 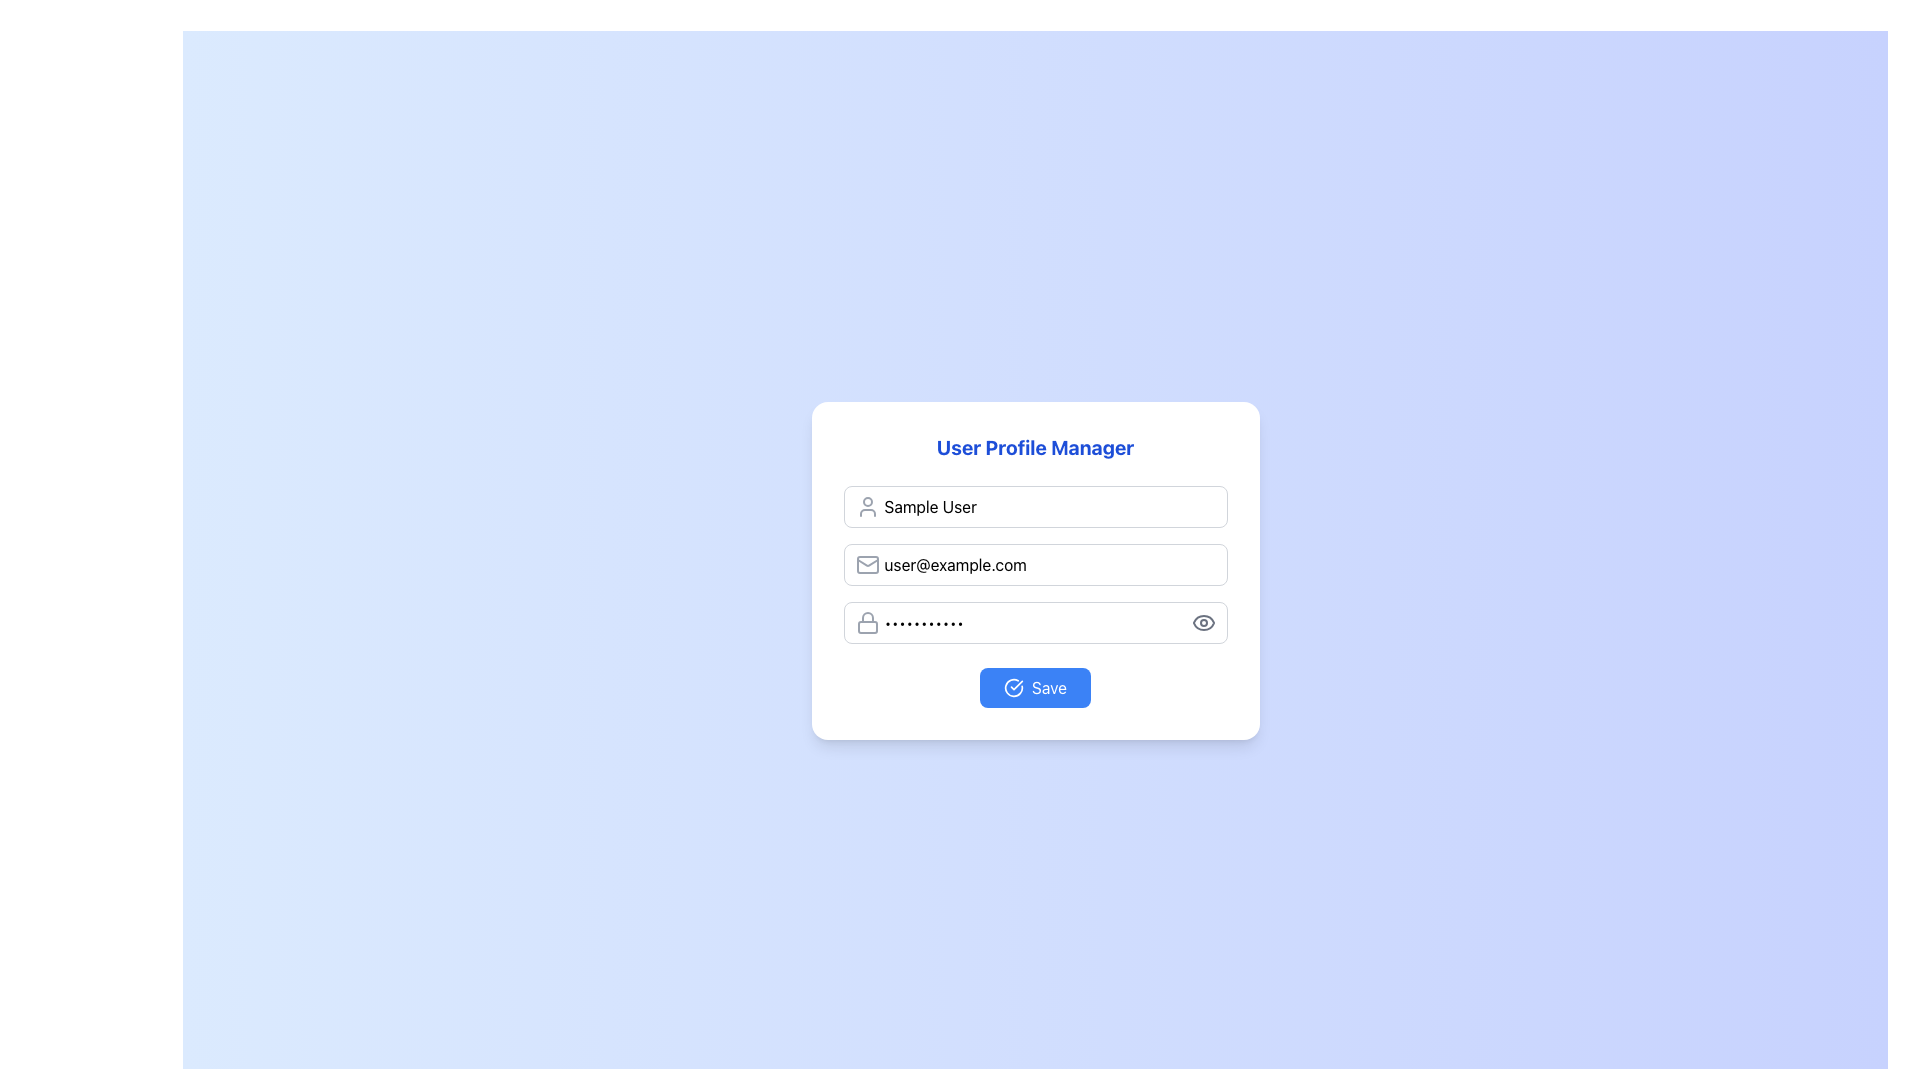 What do you see at coordinates (1035, 686) in the screenshot?
I see `the save button located at the bottom of the 'User Profile Manager' modal` at bounding box center [1035, 686].